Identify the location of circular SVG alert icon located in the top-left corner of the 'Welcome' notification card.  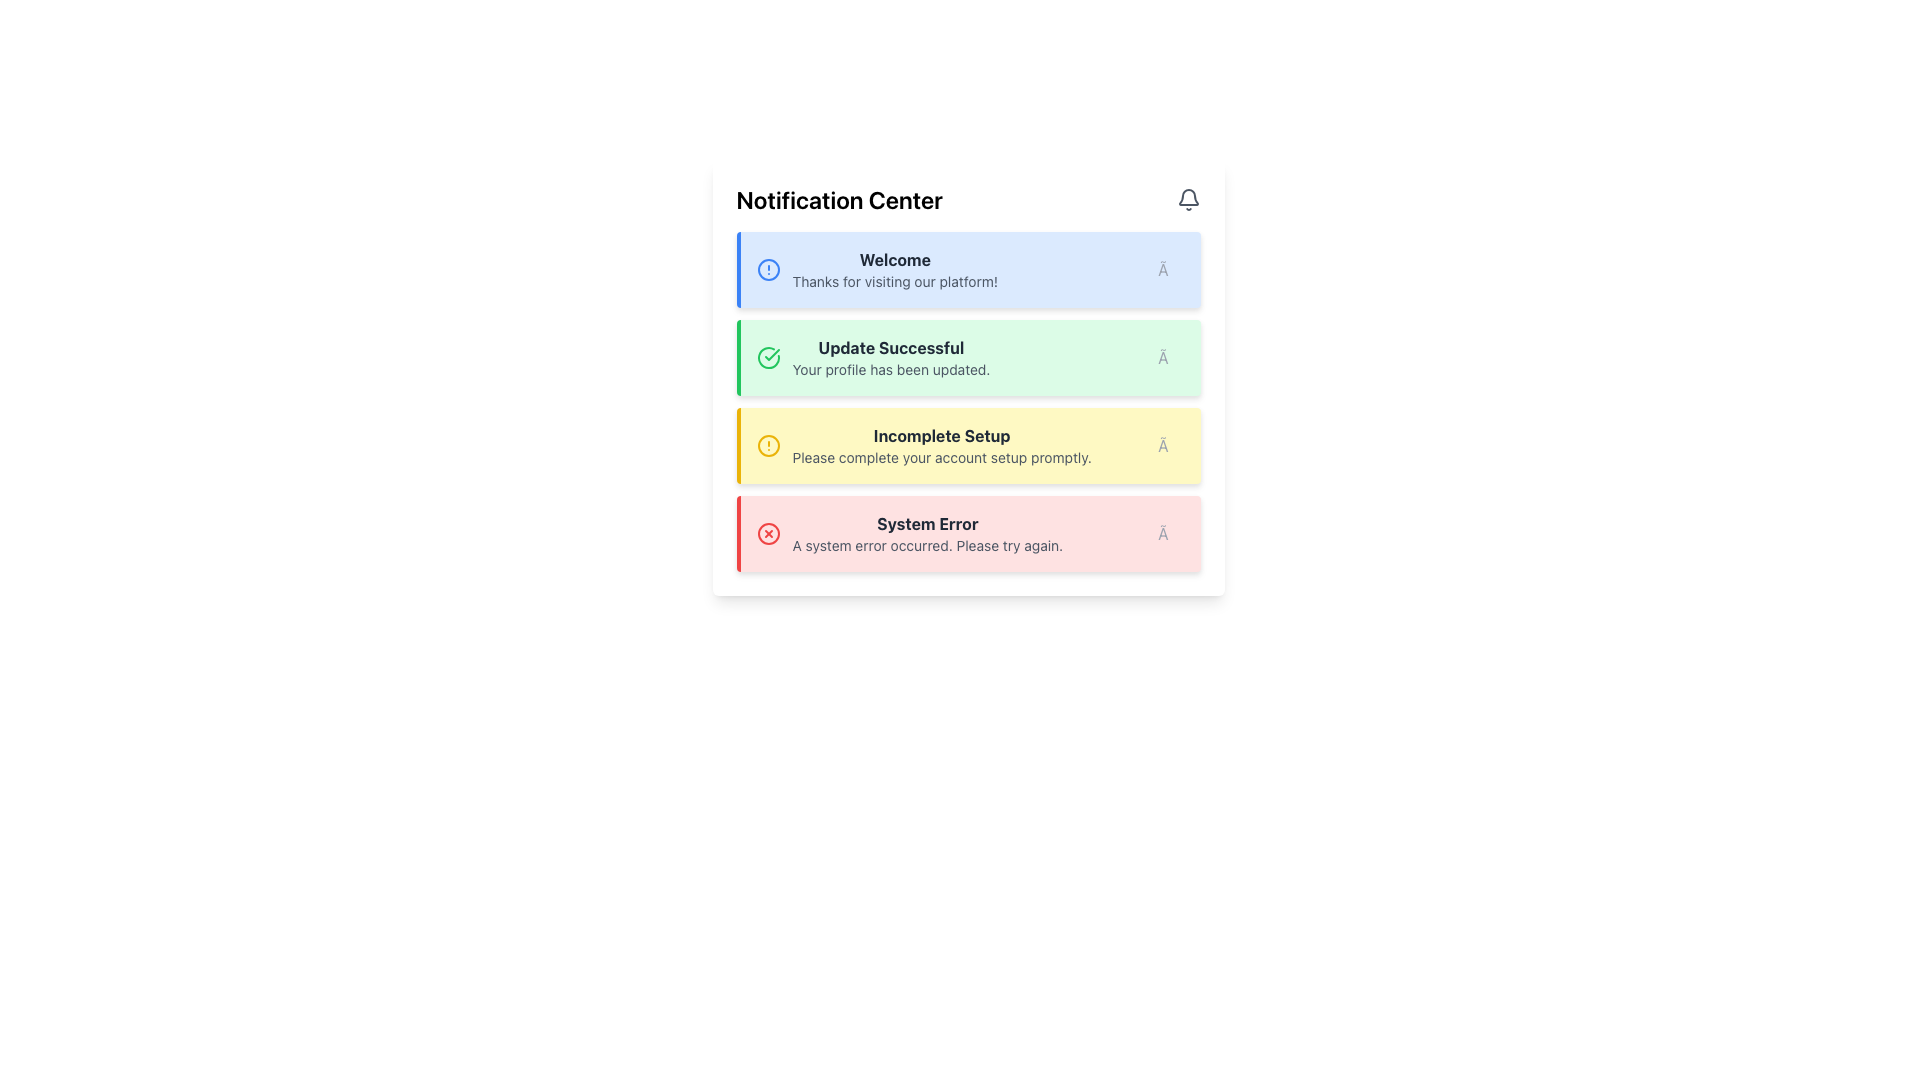
(767, 270).